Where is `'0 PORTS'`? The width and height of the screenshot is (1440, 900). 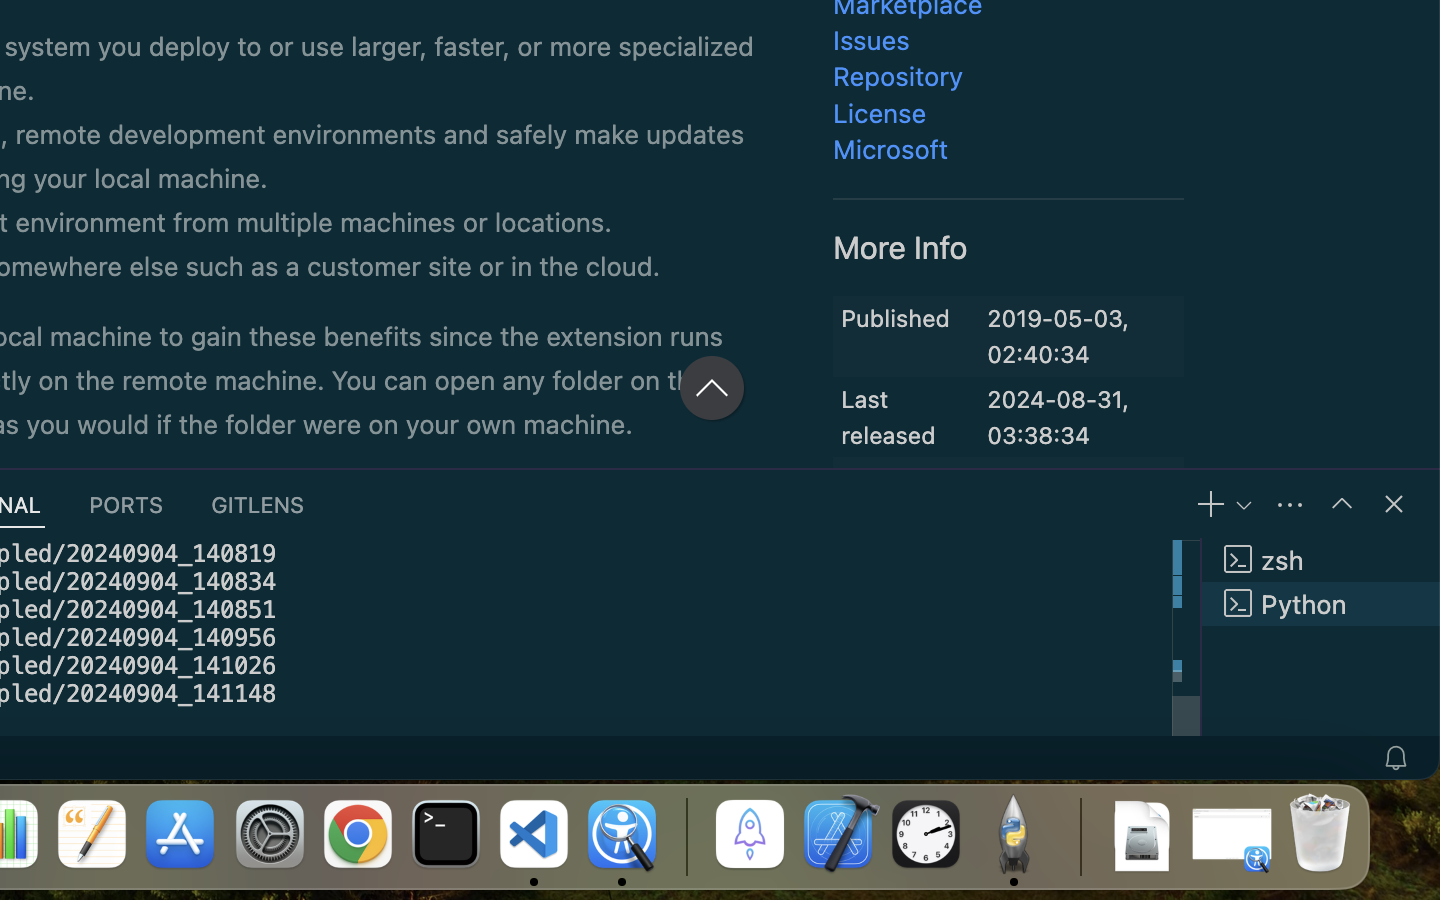
'0 PORTS' is located at coordinates (126, 503).